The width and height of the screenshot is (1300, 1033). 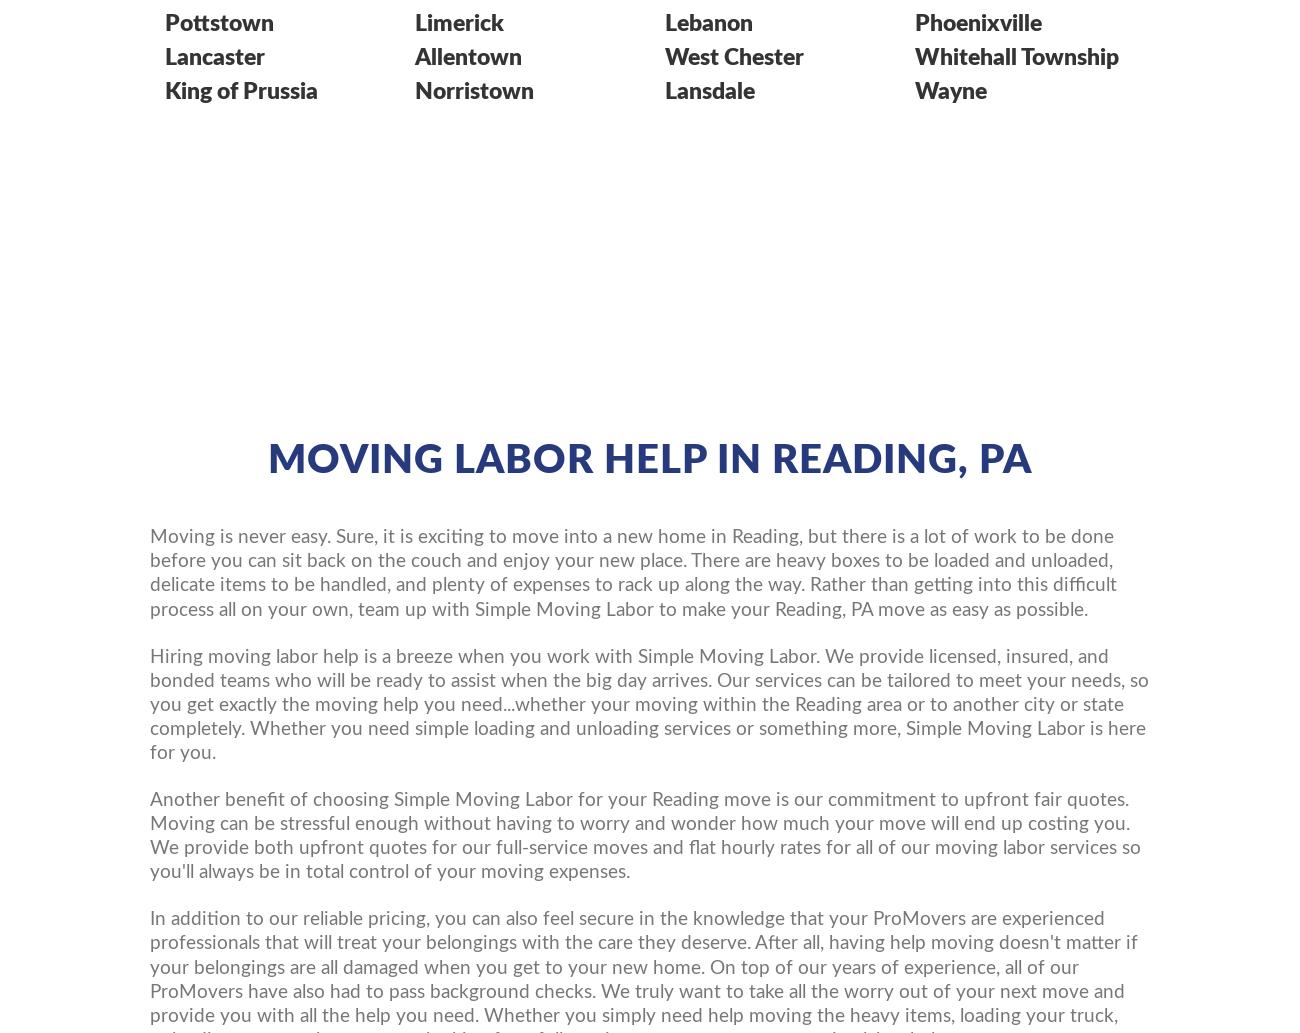 What do you see at coordinates (650, 461) in the screenshot?
I see `'Moving Labor Help in Reading, PA'` at bounding box center [650, 461].